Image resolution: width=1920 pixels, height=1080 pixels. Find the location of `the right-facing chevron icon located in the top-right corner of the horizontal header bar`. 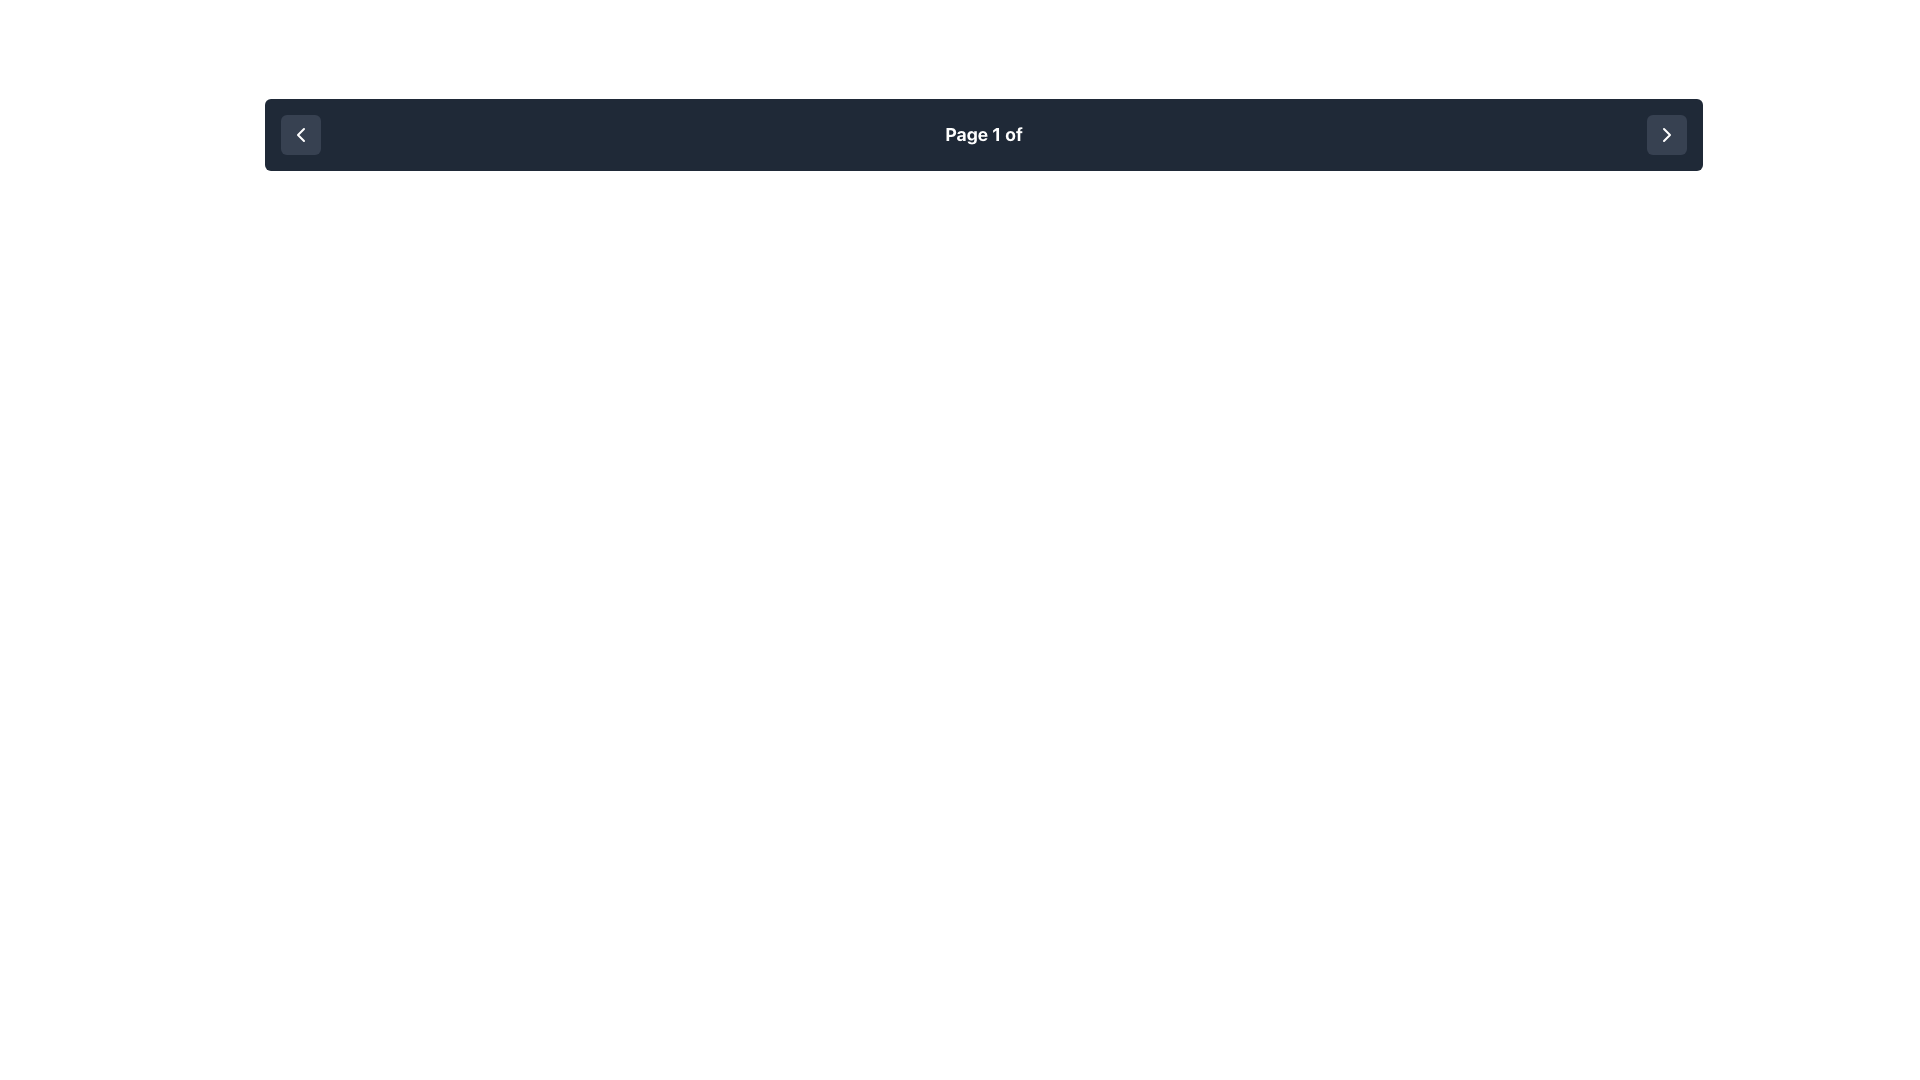

the right-facing chevron icon located in the top-right corner of the horizontal header bar is located at coordinates (1666, 135).